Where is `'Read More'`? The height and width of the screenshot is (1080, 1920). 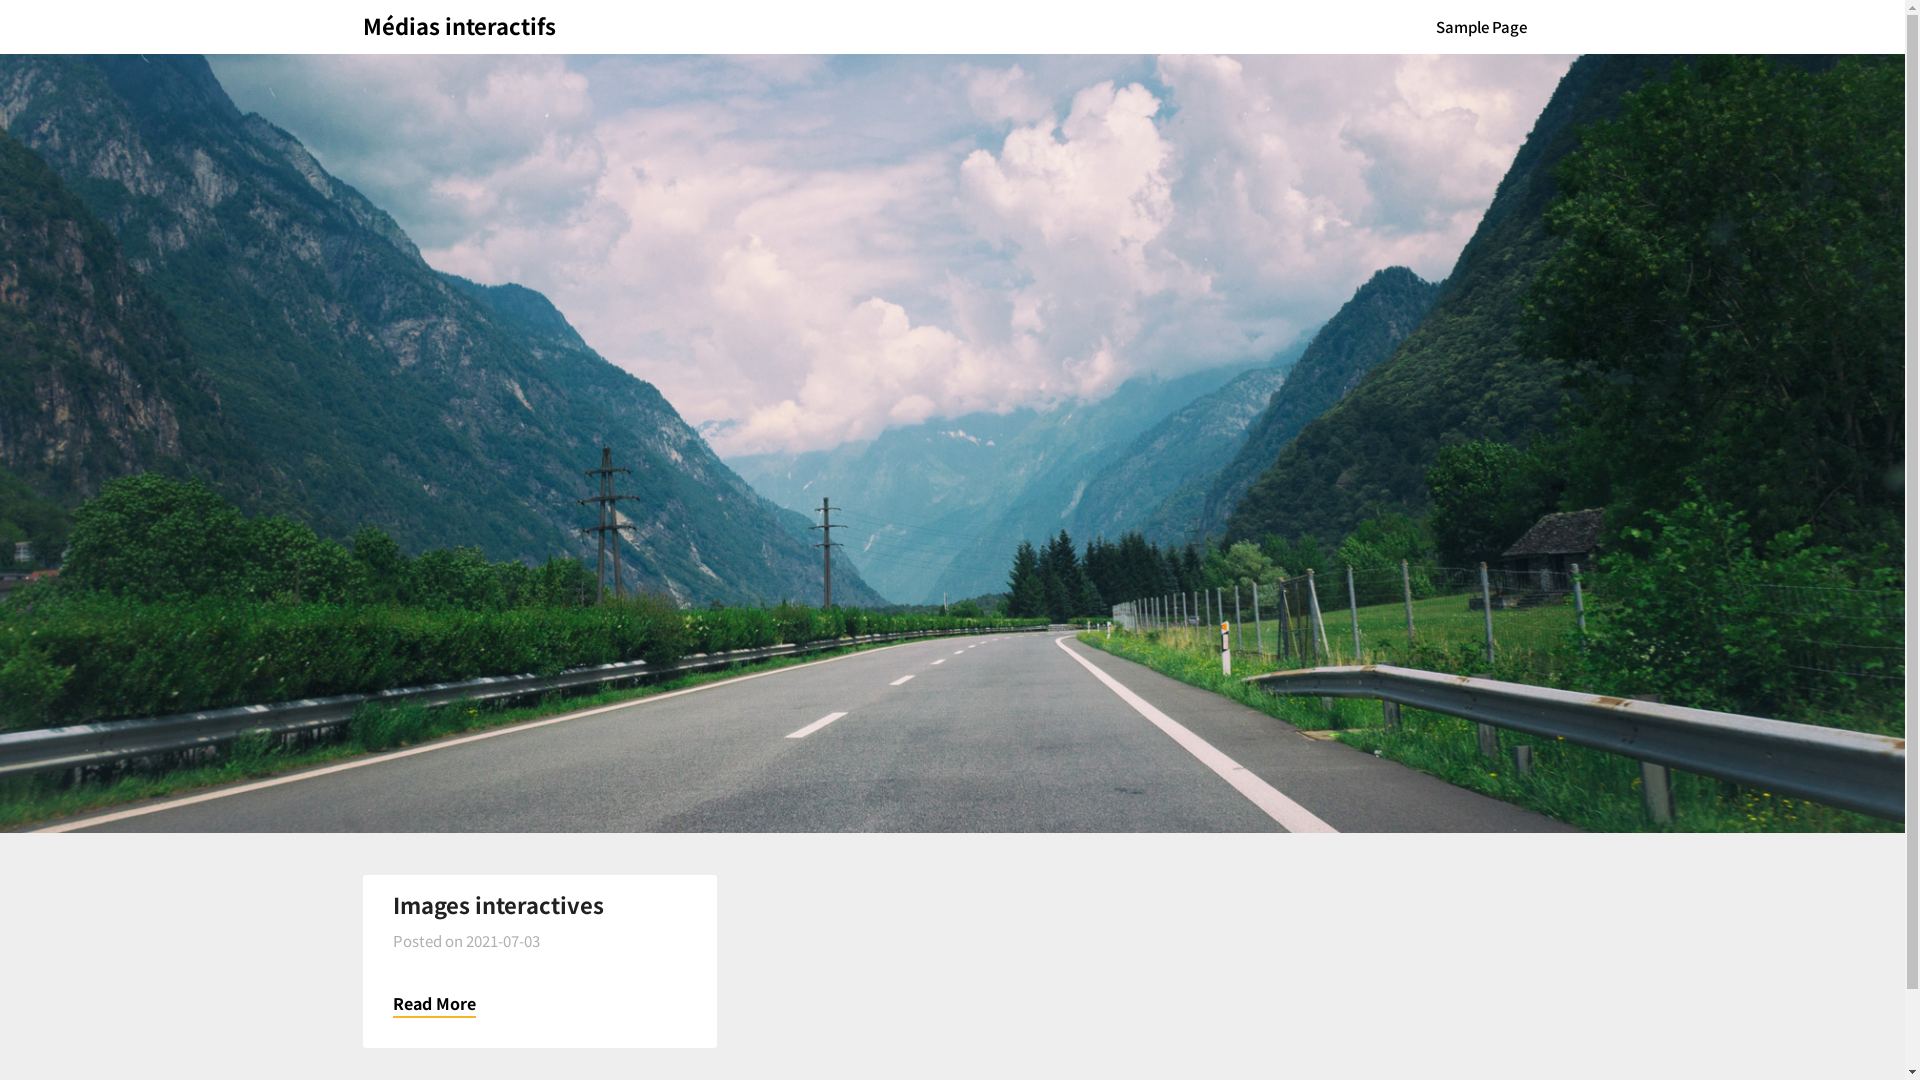 'Read More' is located at coordinates (432, 1003).